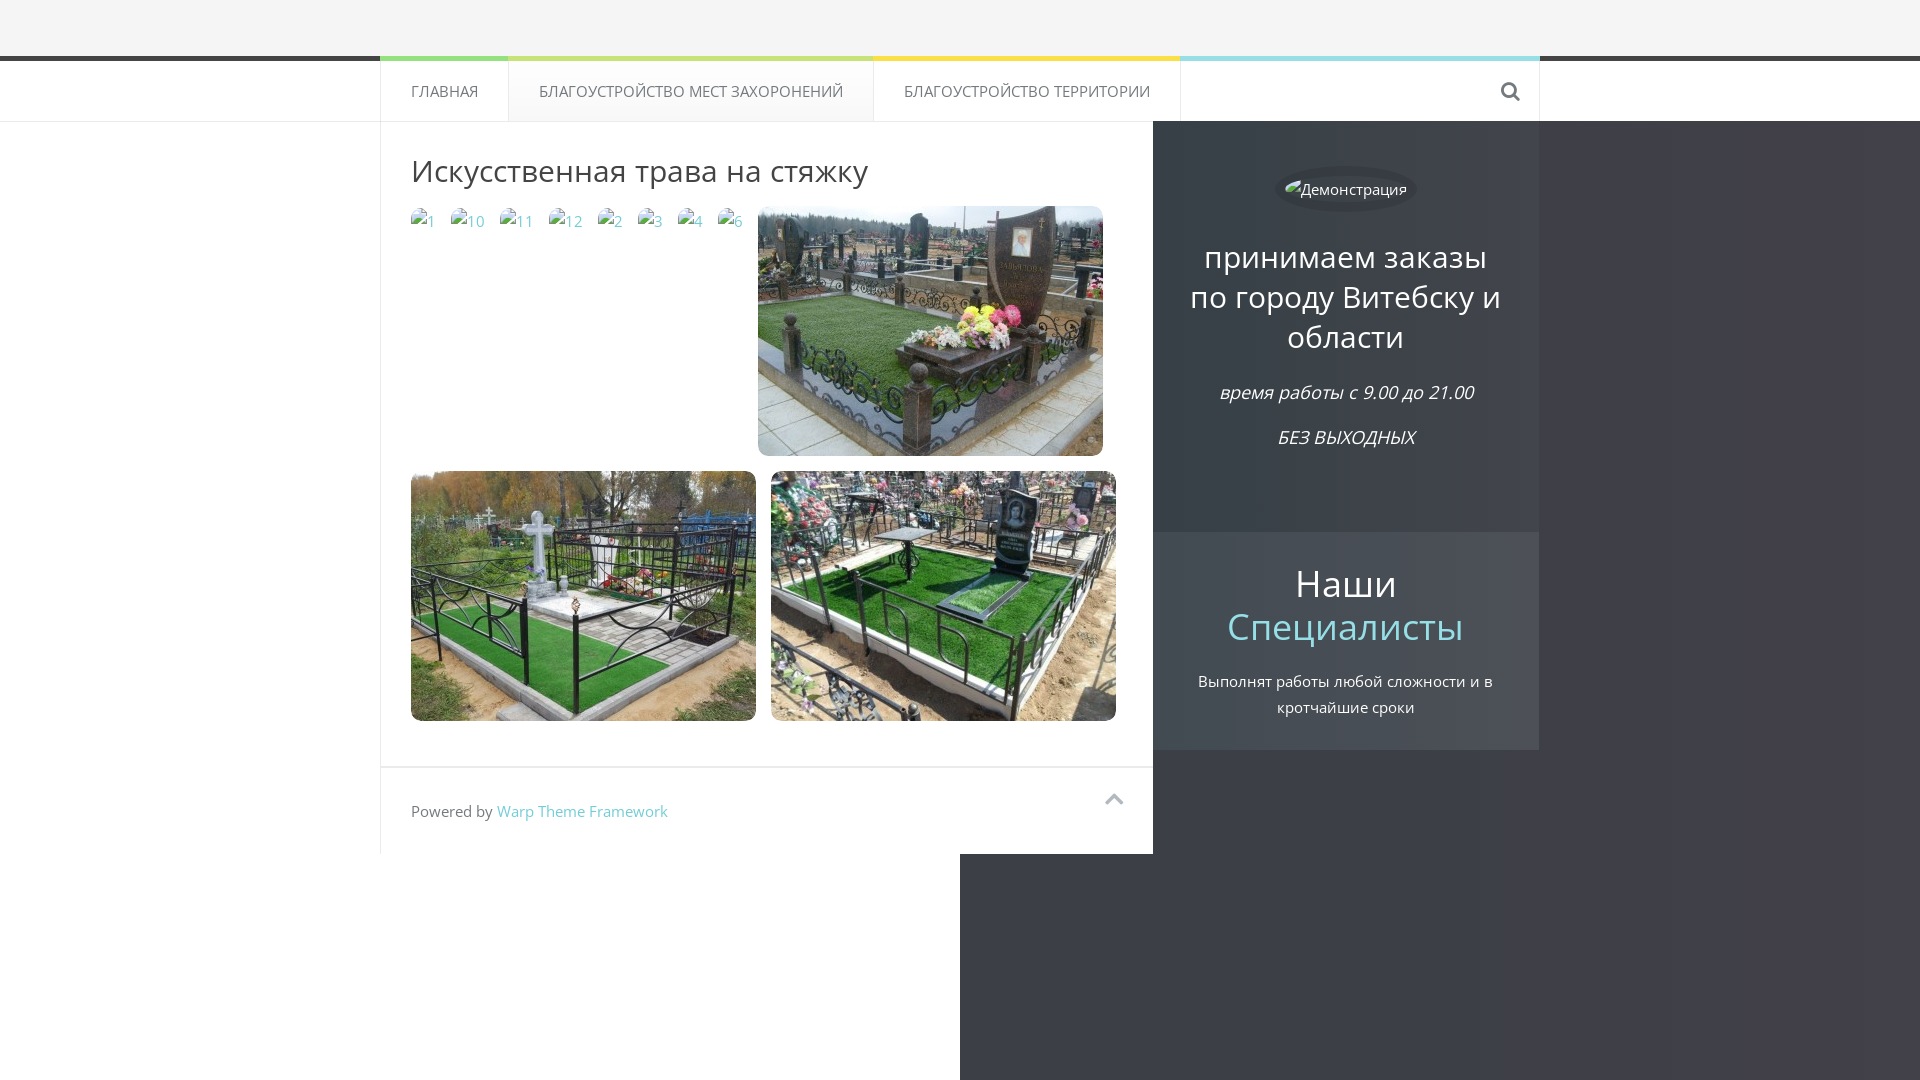  Describe the element at coordinates (757, 330) in the screenshot. I see `'7'` at that location.